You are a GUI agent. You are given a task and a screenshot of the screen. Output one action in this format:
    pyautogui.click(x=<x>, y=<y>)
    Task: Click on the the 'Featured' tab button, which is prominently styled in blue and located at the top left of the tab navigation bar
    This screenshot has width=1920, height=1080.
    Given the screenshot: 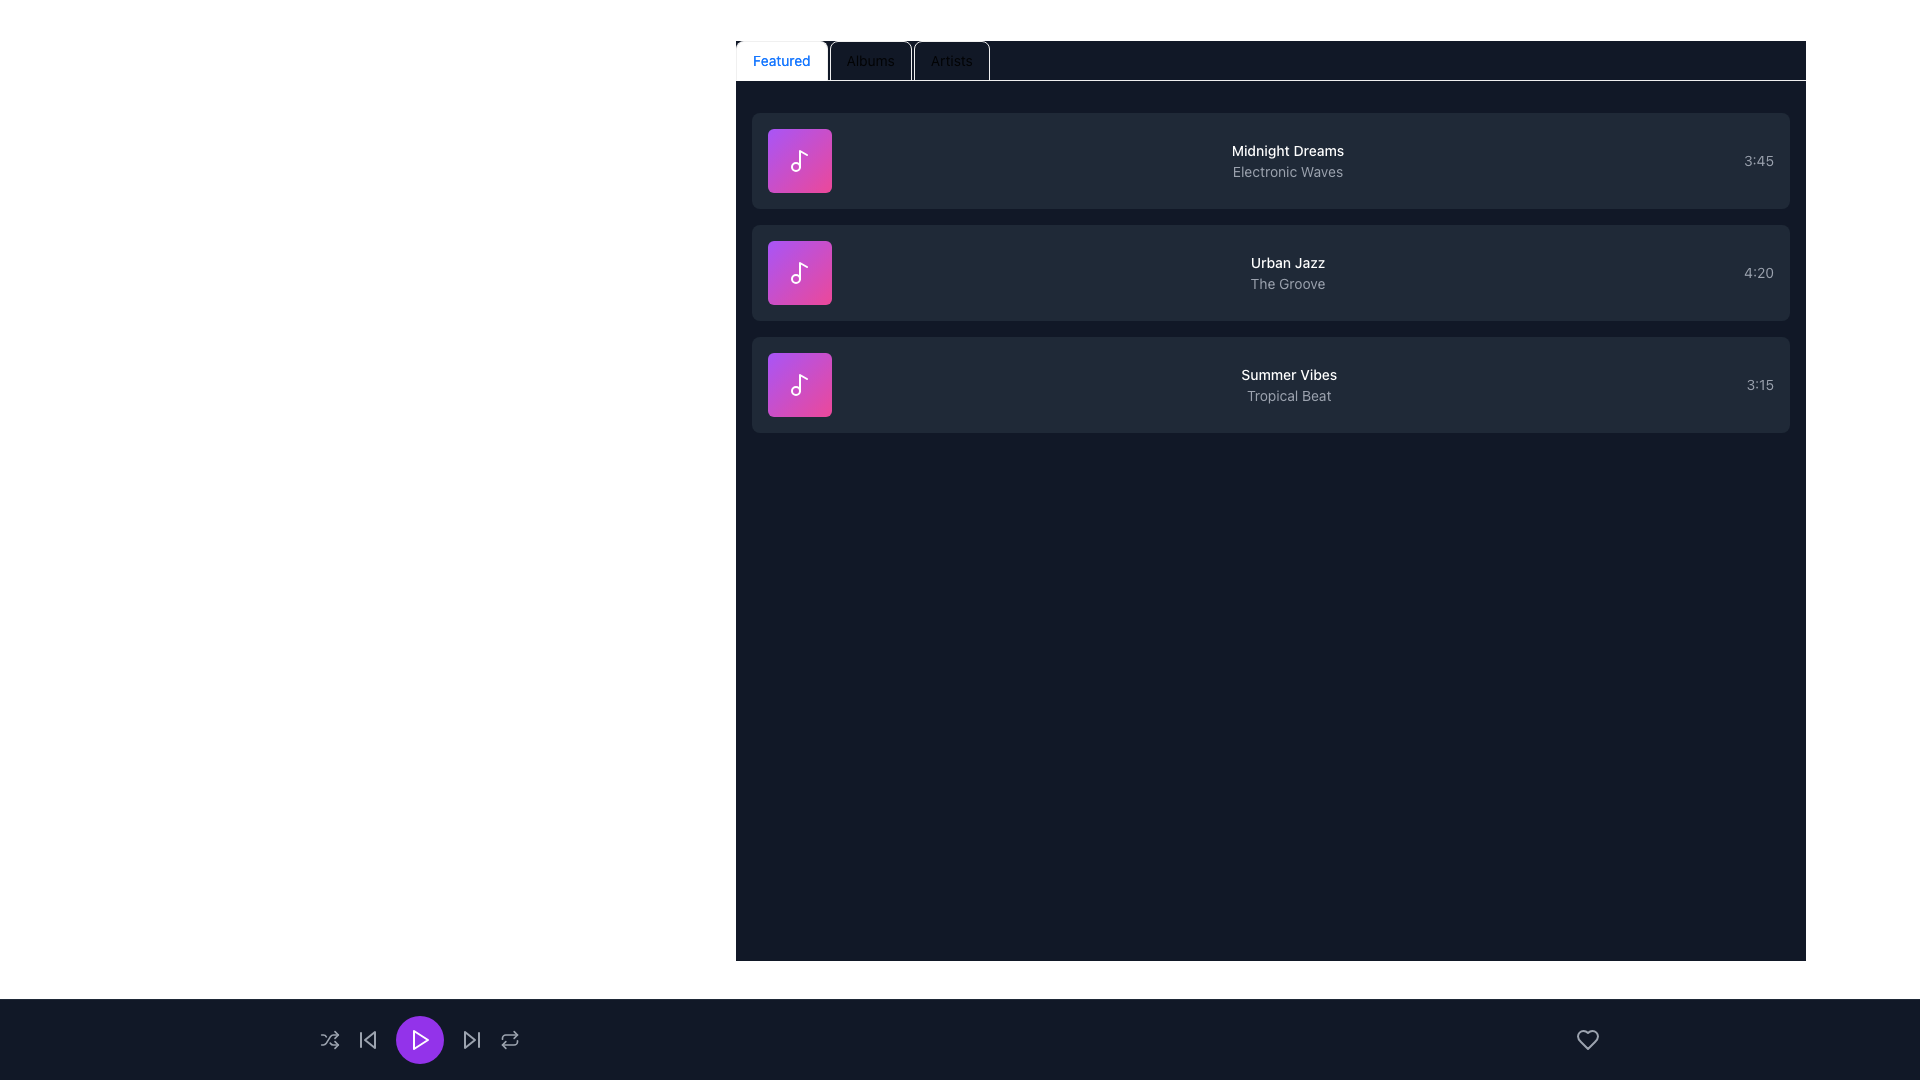 What is the action you would take?
    pyautogui.click(x=780, y=60)
    